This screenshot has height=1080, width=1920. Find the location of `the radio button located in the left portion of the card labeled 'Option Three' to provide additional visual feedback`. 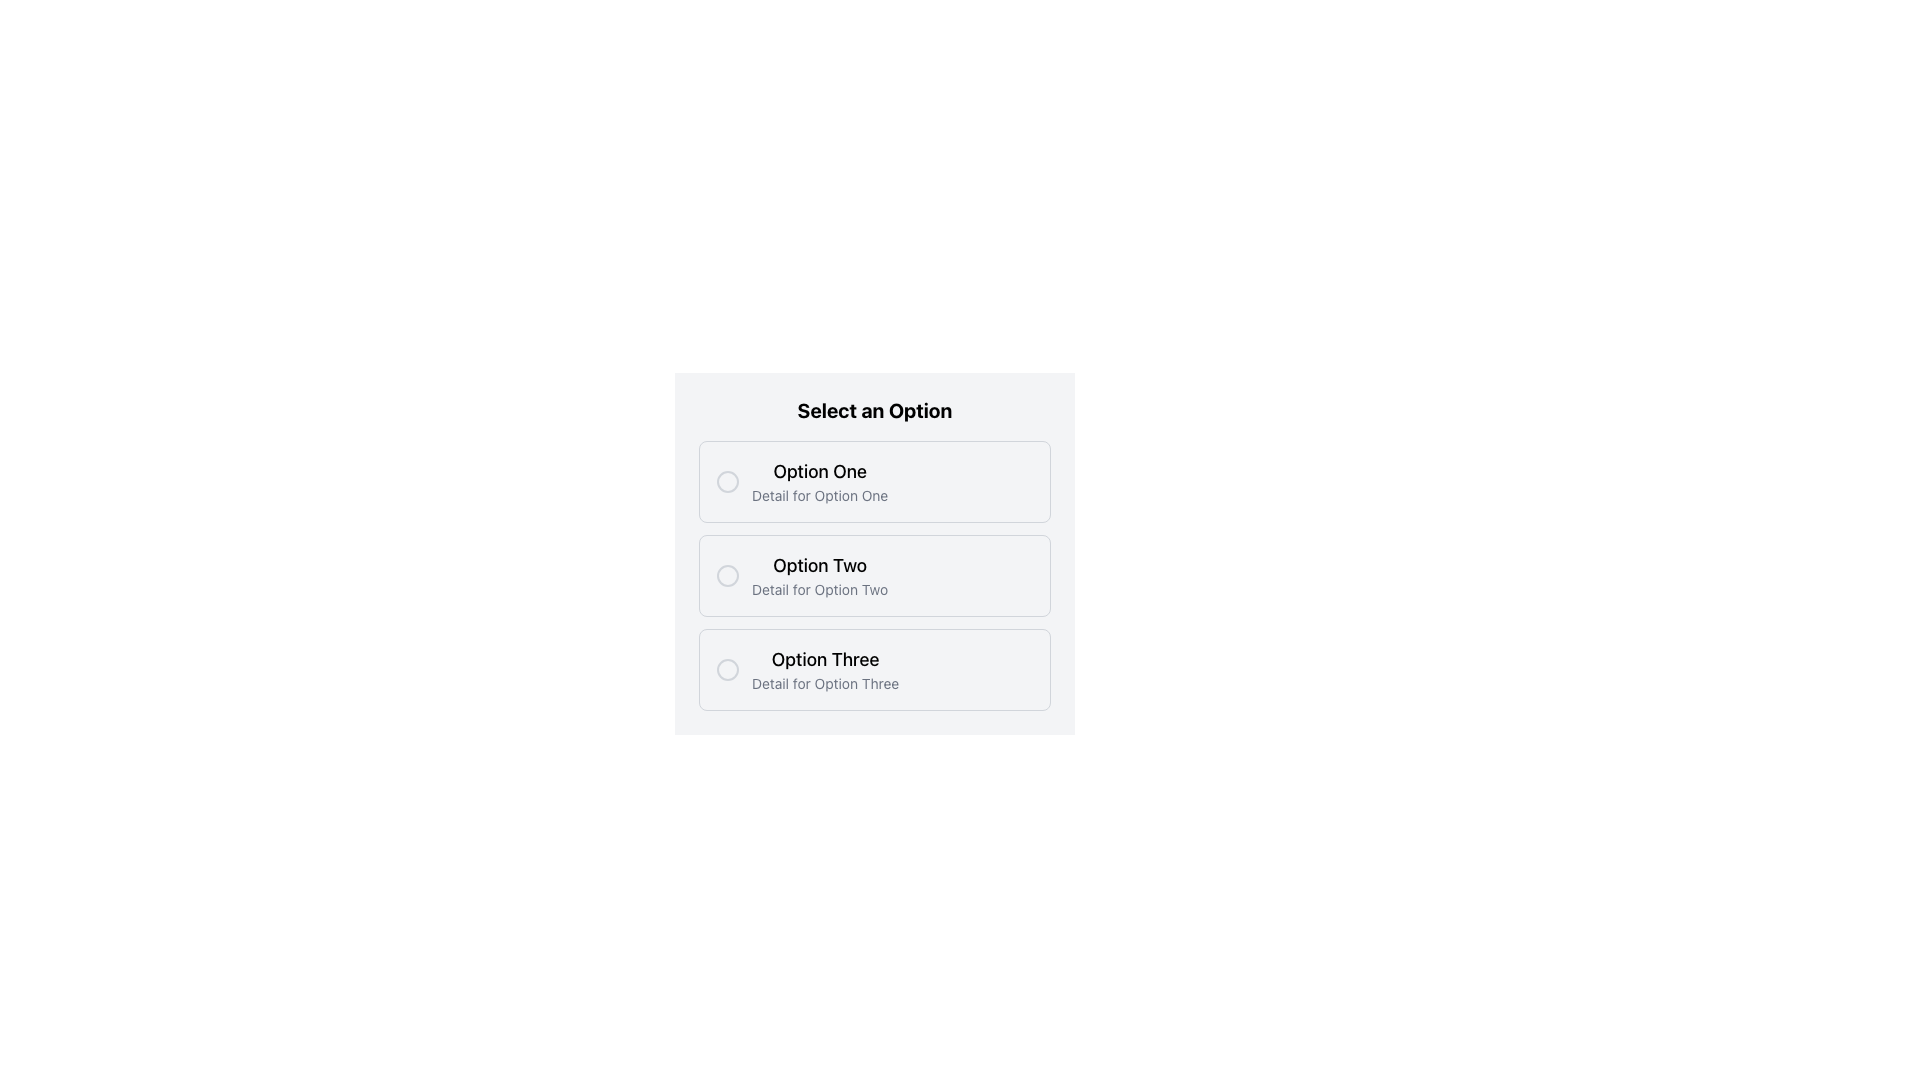

the radio button located in the left portion of the card labeled 'Option Three' to provide additional visual feedback is located at coordinates (727, 670).